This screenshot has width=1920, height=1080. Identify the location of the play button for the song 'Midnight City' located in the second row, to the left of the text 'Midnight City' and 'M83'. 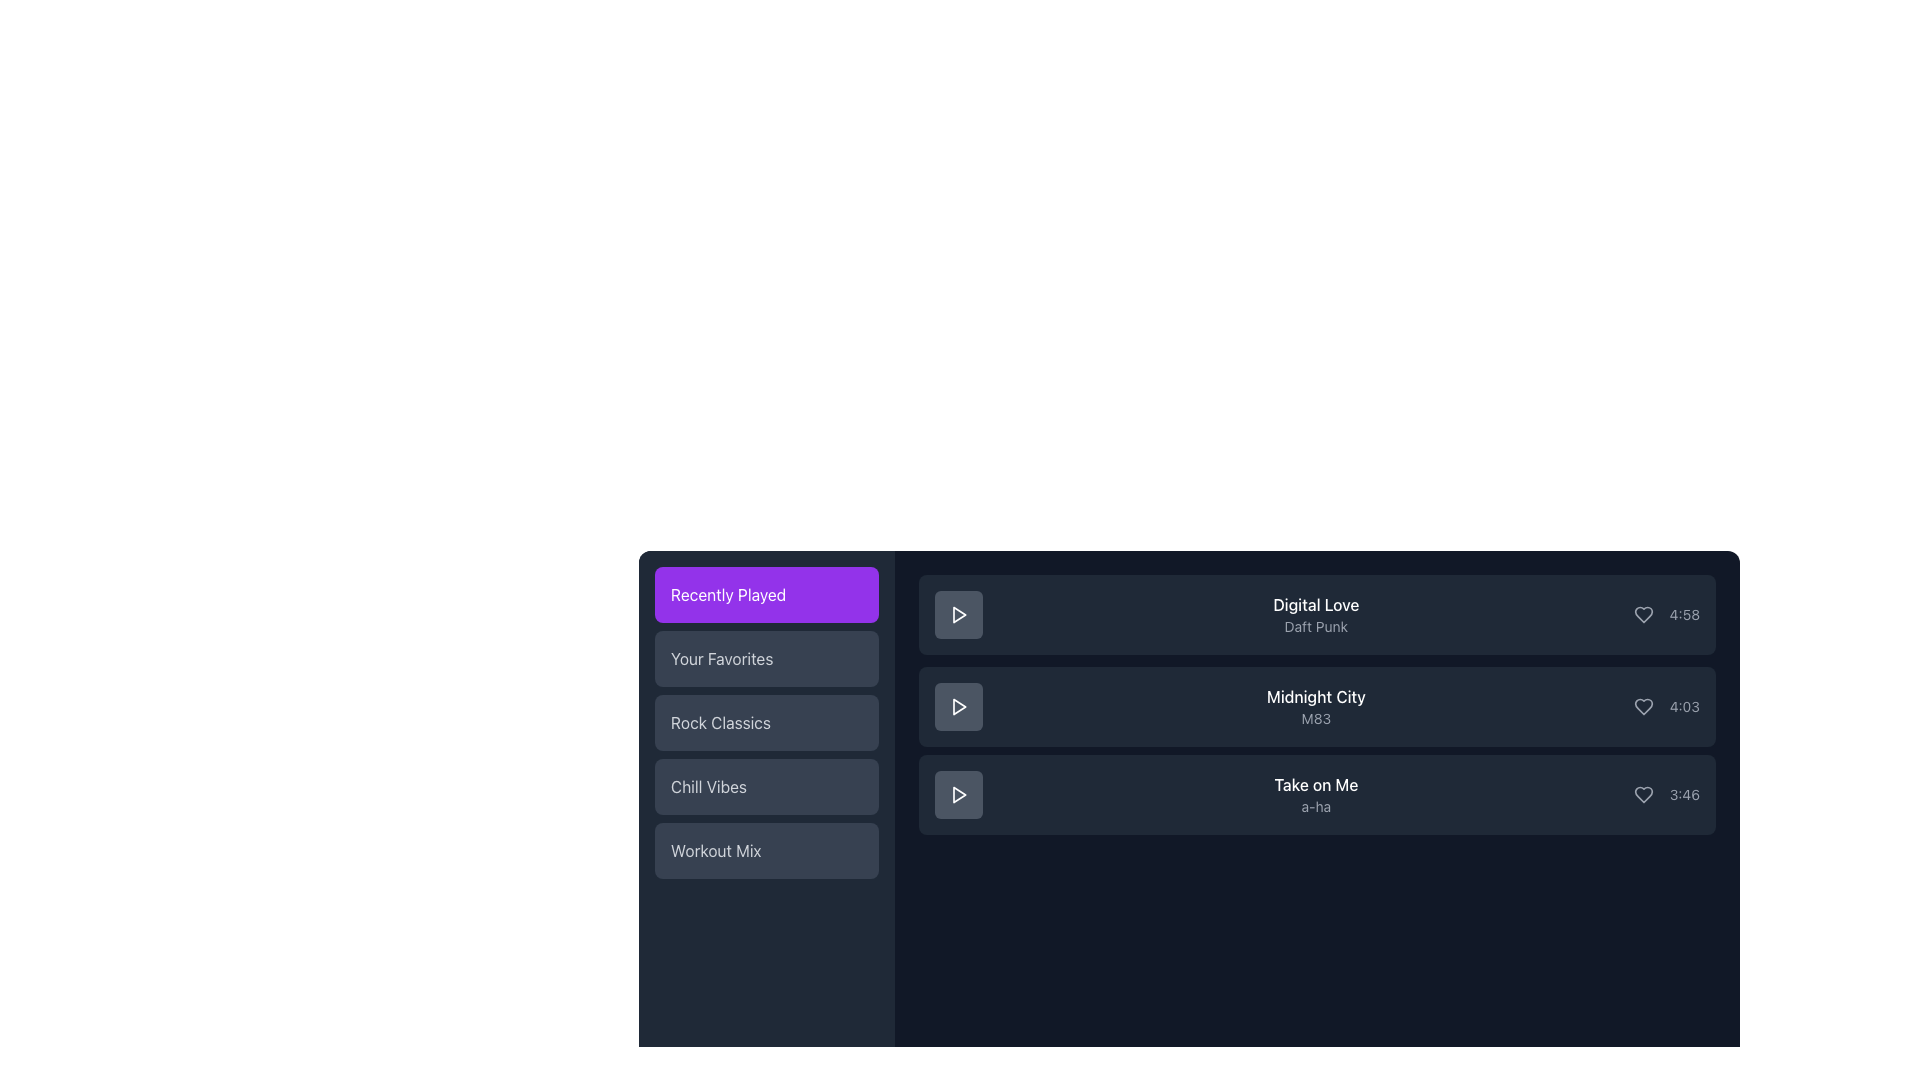
(958, 705).